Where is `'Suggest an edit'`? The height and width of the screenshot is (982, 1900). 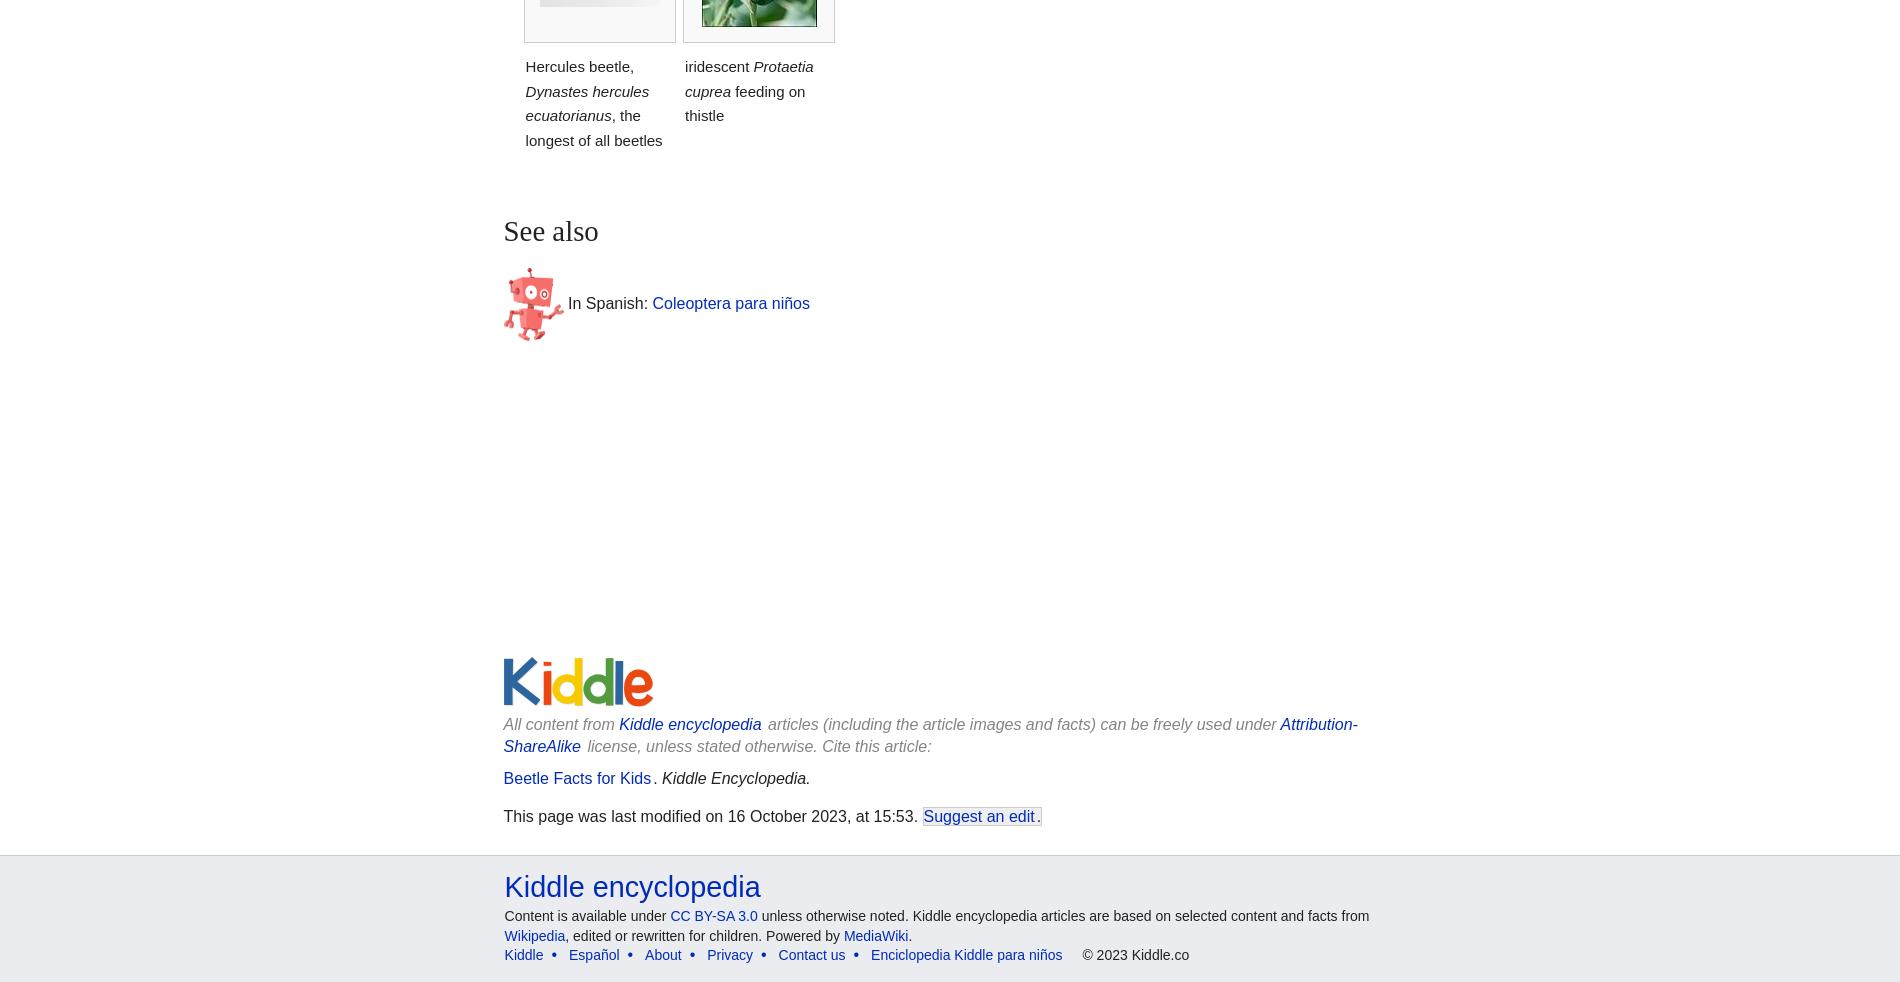
'Suggest an edit' is located at coordinates (922, 815).